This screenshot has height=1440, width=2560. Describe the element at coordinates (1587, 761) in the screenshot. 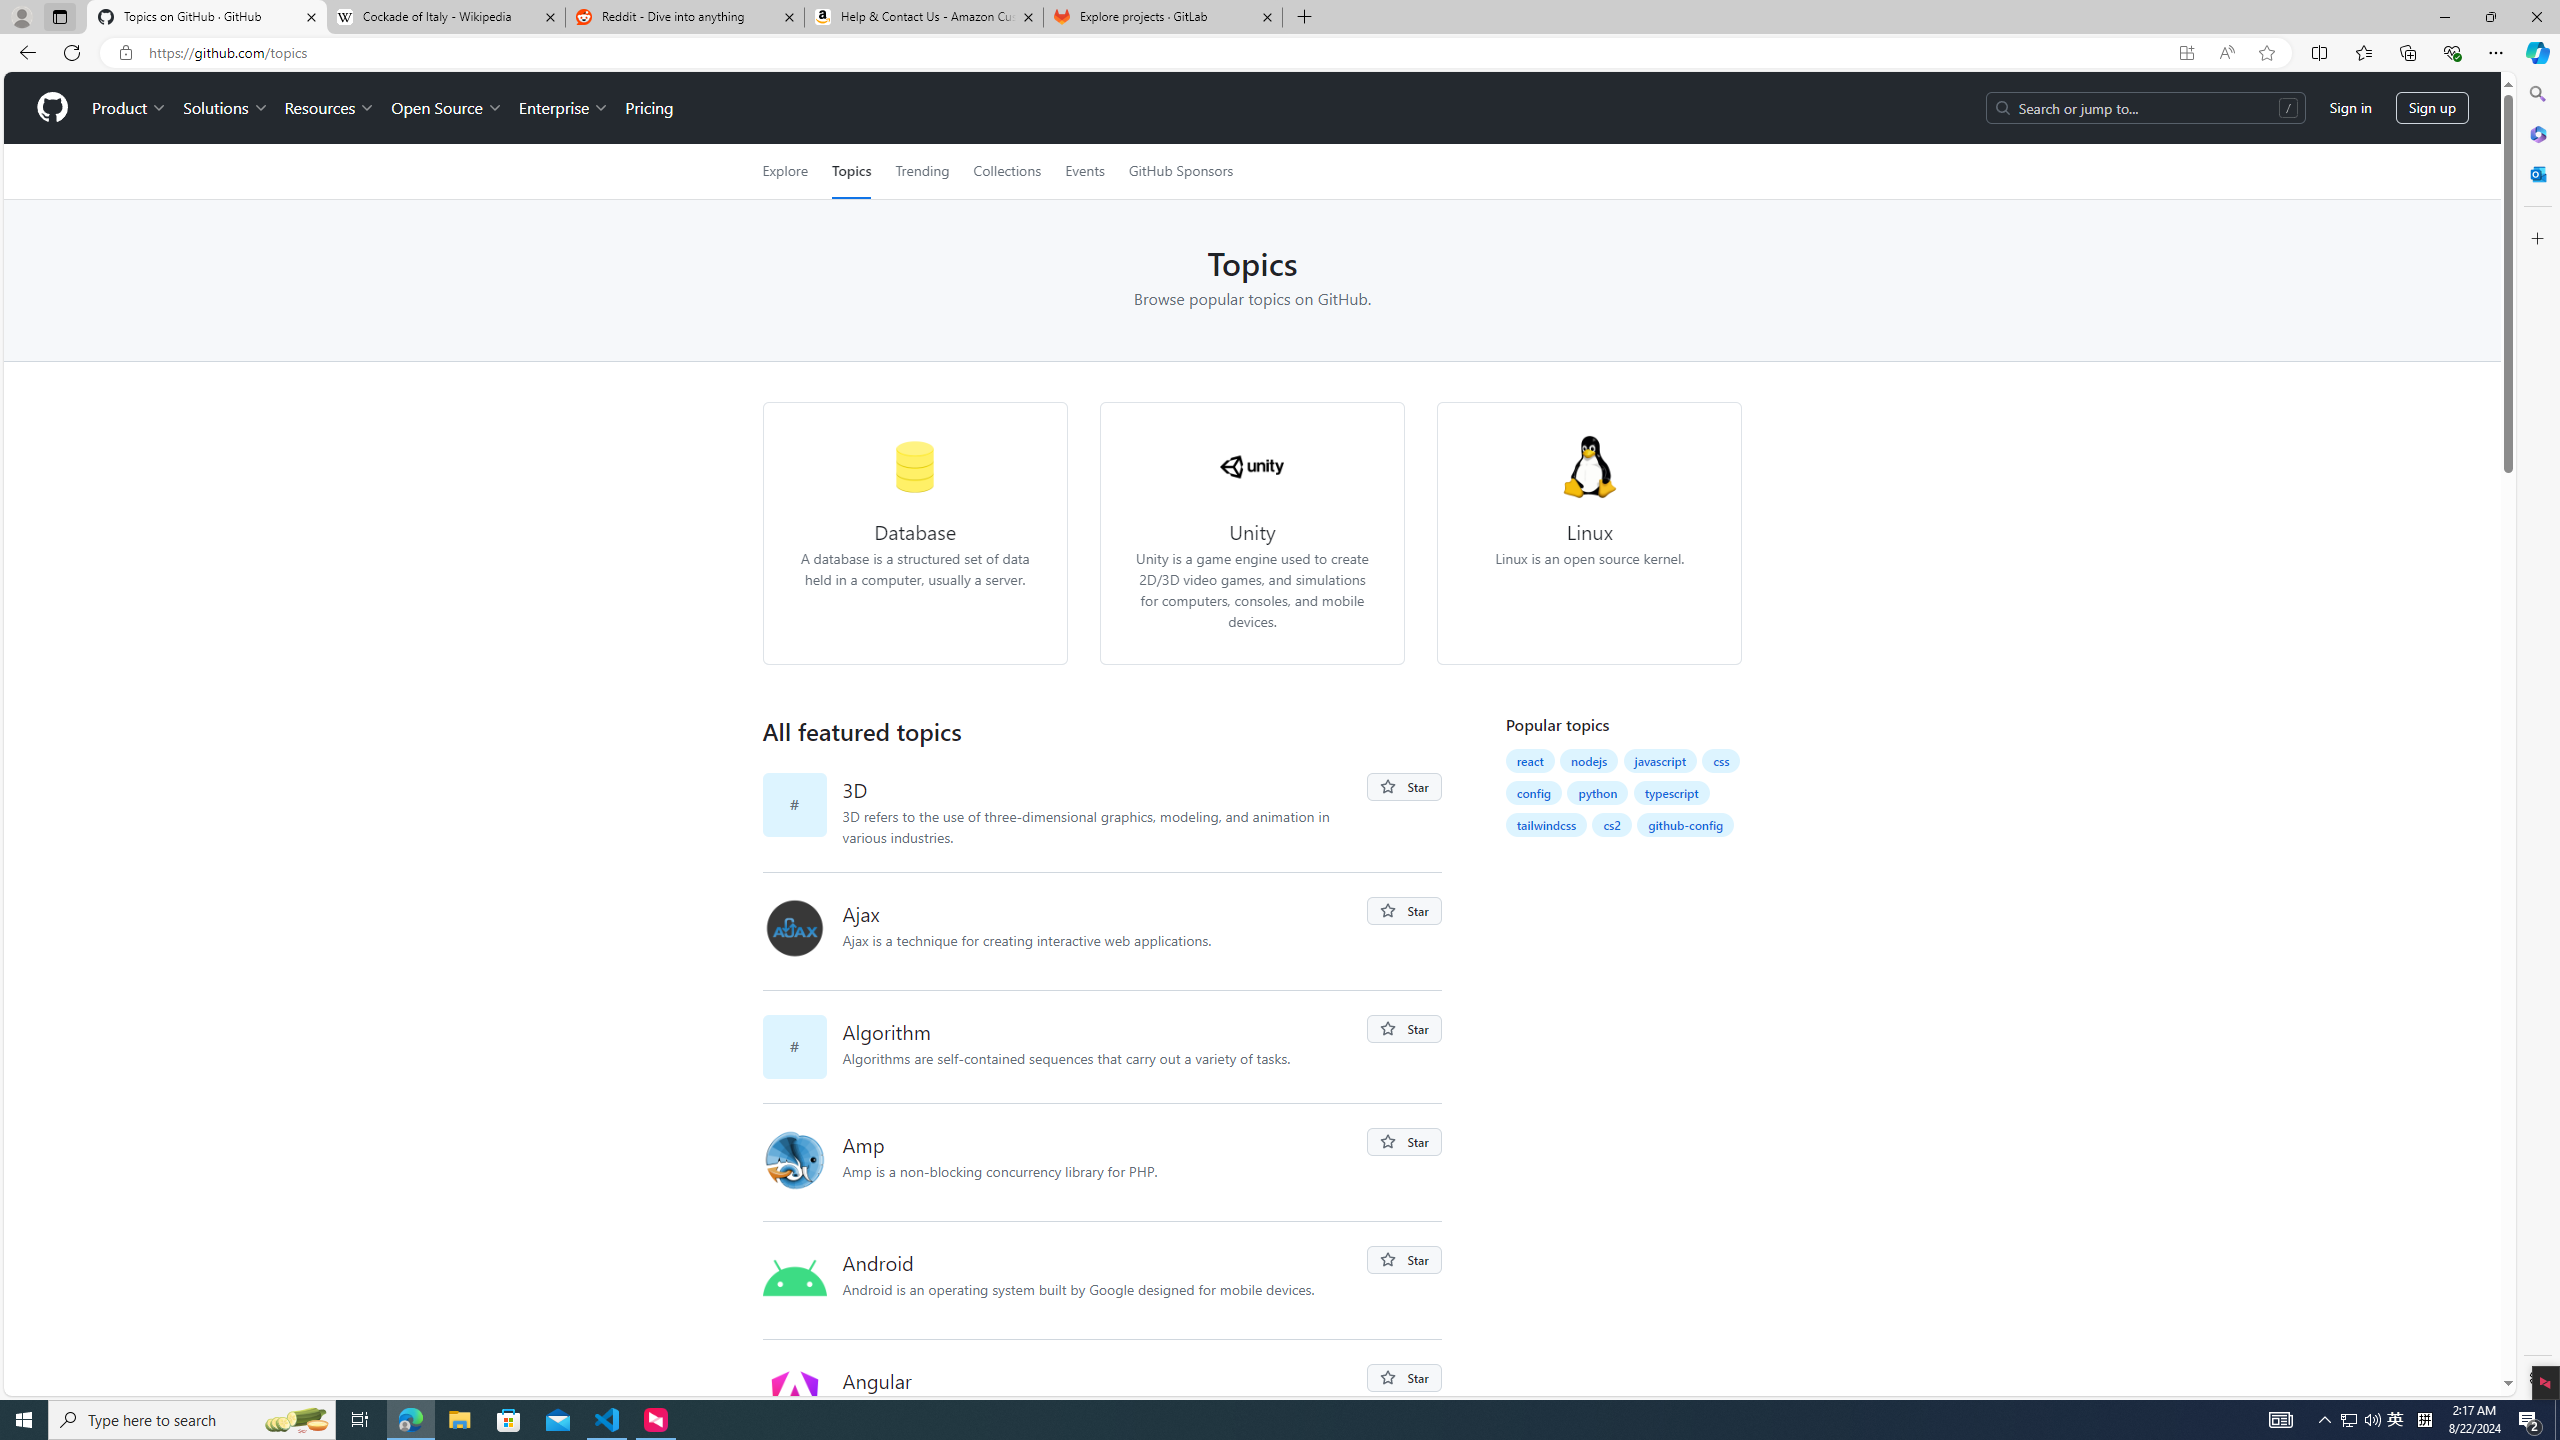

I see `'nodejs'` at that location.